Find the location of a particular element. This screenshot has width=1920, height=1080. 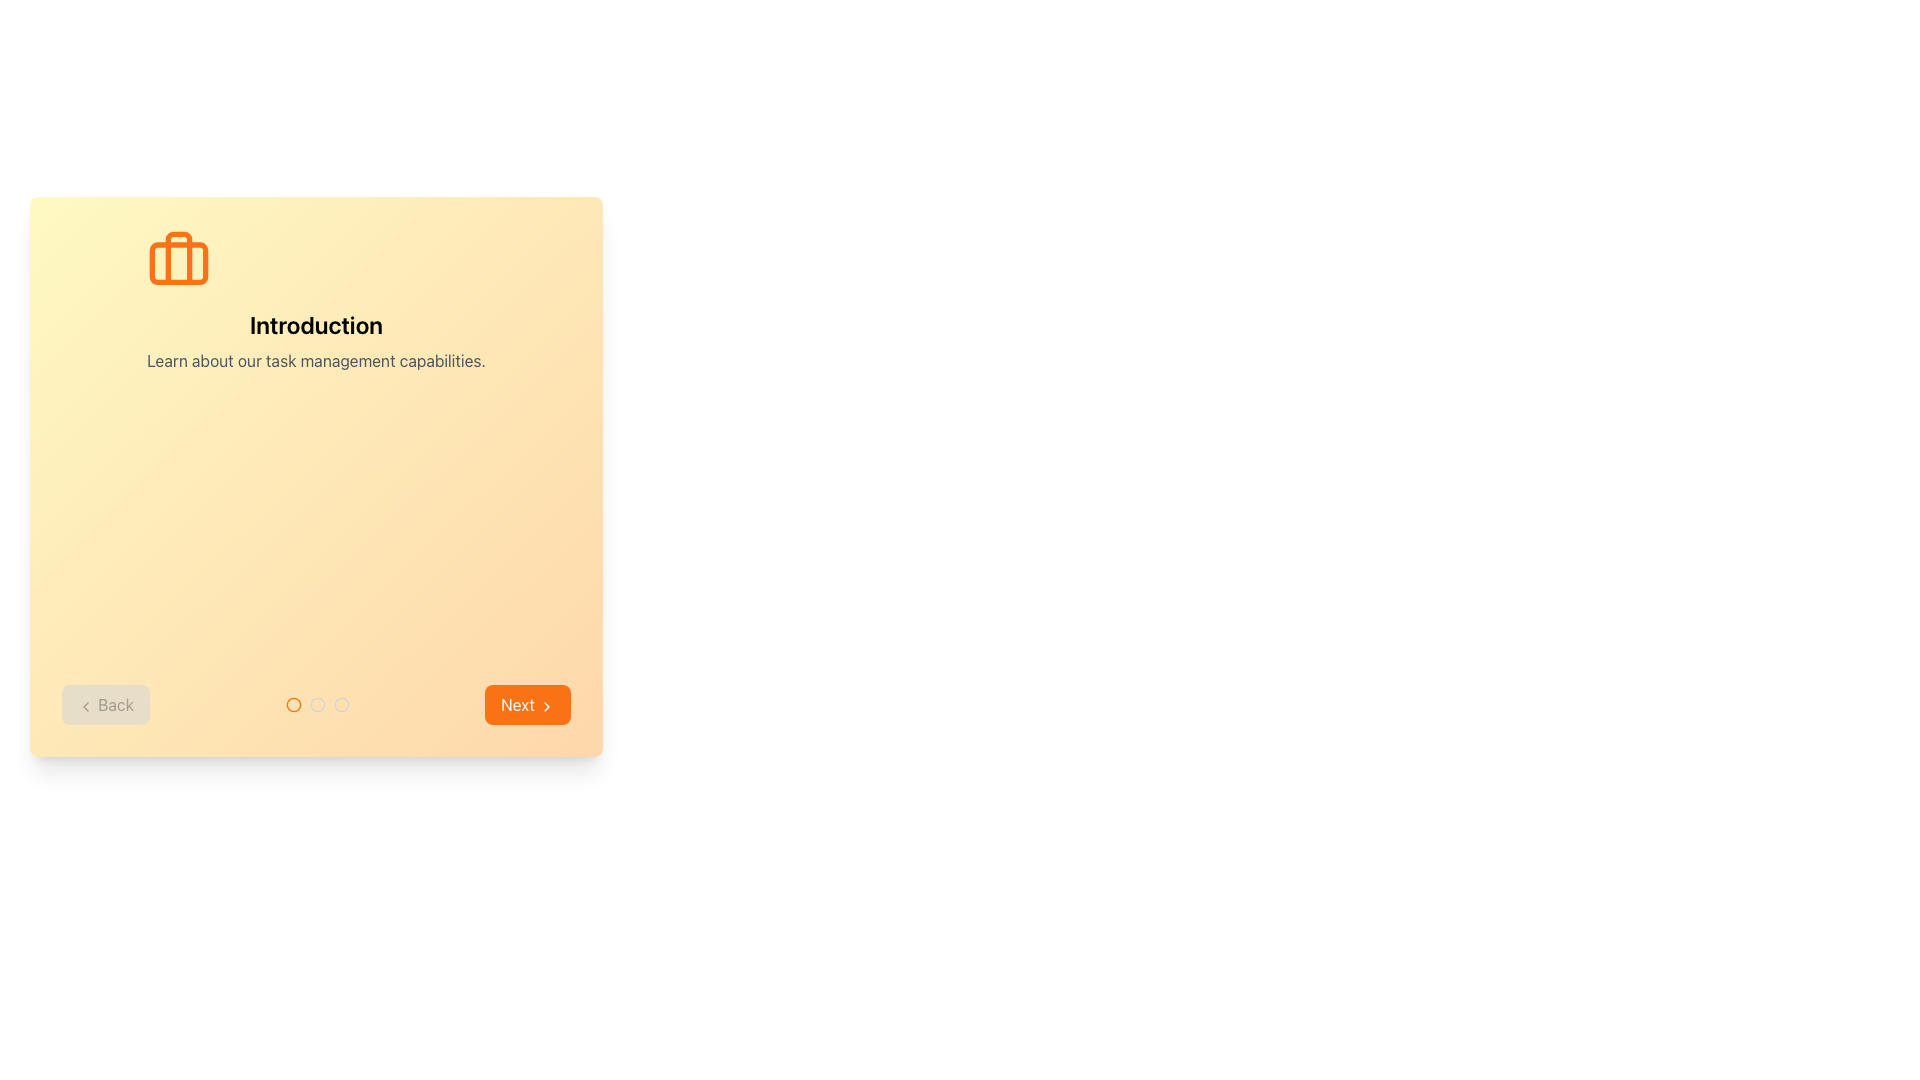

the navigation dot located at the bottom center of the card layout to jump to a specific section is located at coordinates (315, 704).